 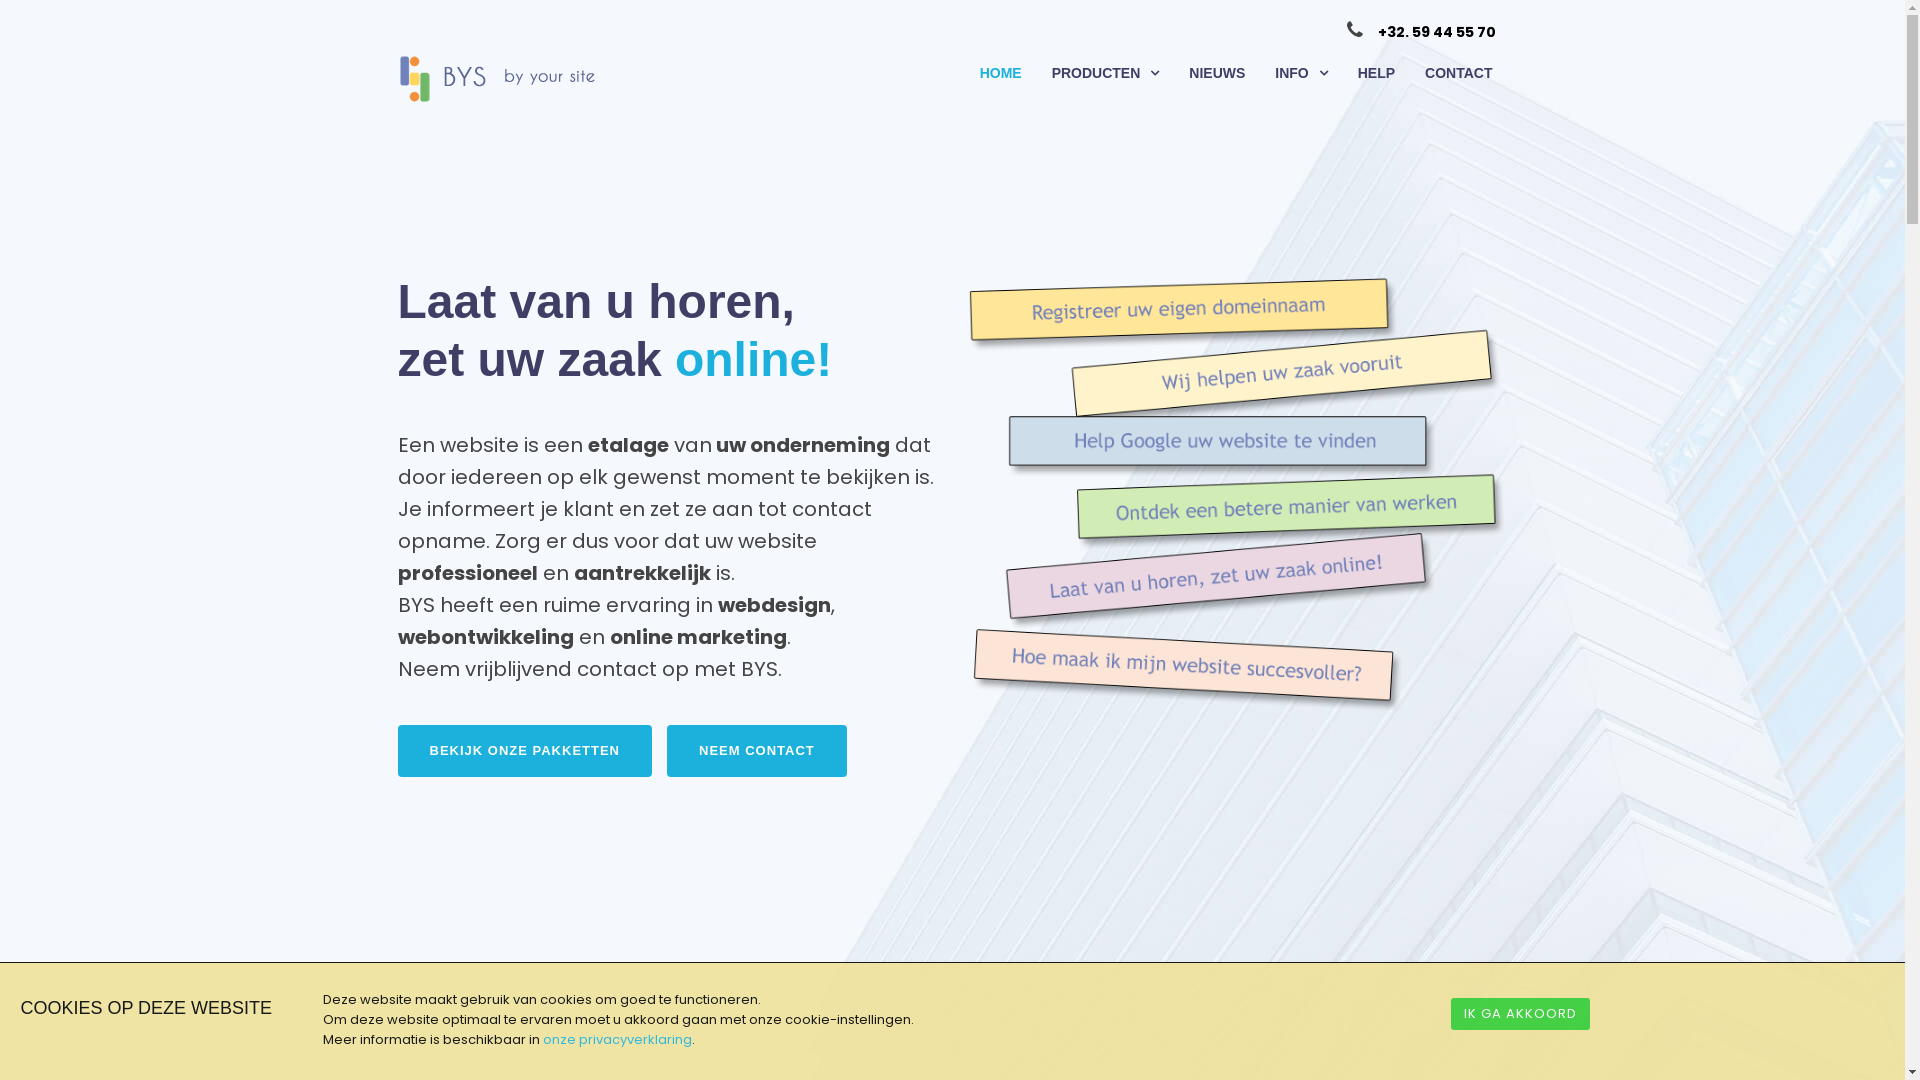 I want to click on 'onze privacyverklaring', so click(x=615, y=1038).